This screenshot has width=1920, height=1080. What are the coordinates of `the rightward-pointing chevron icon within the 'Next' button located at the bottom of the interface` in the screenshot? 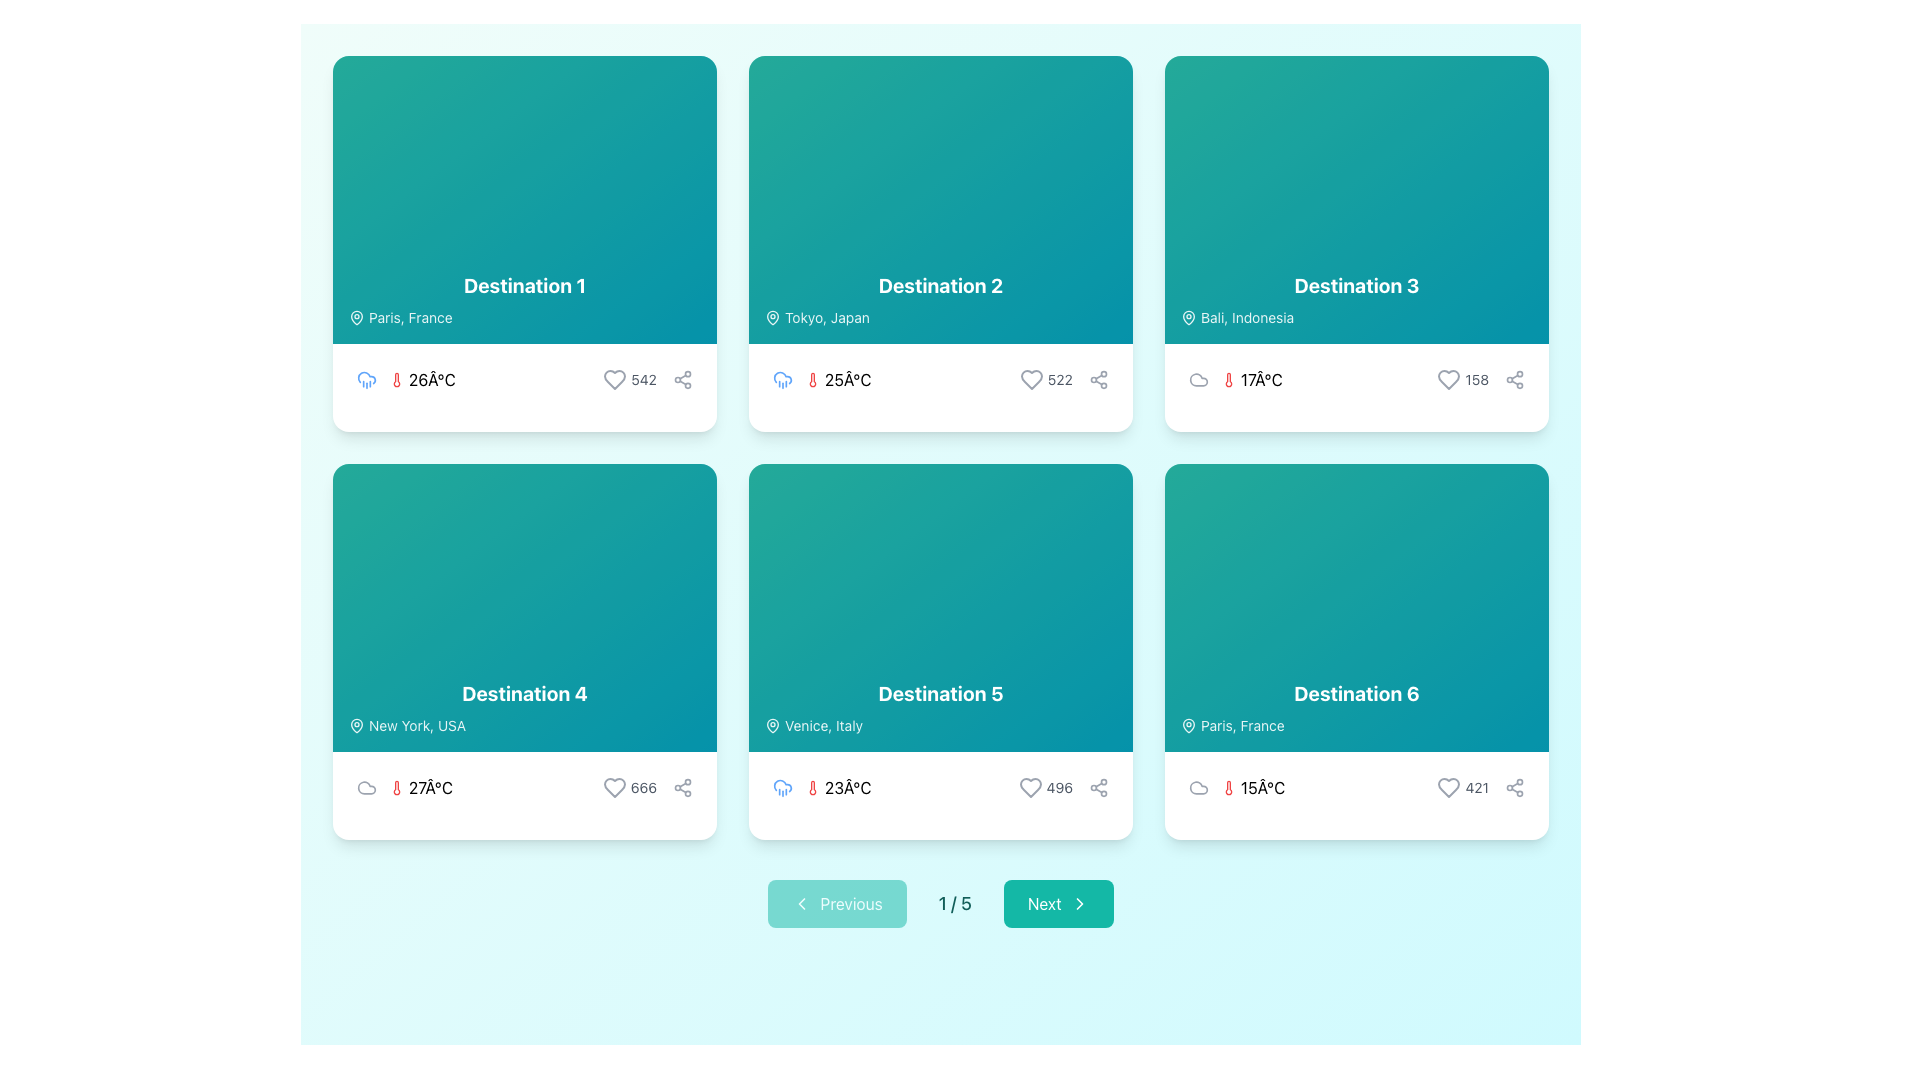 It's located at (1078, 903).